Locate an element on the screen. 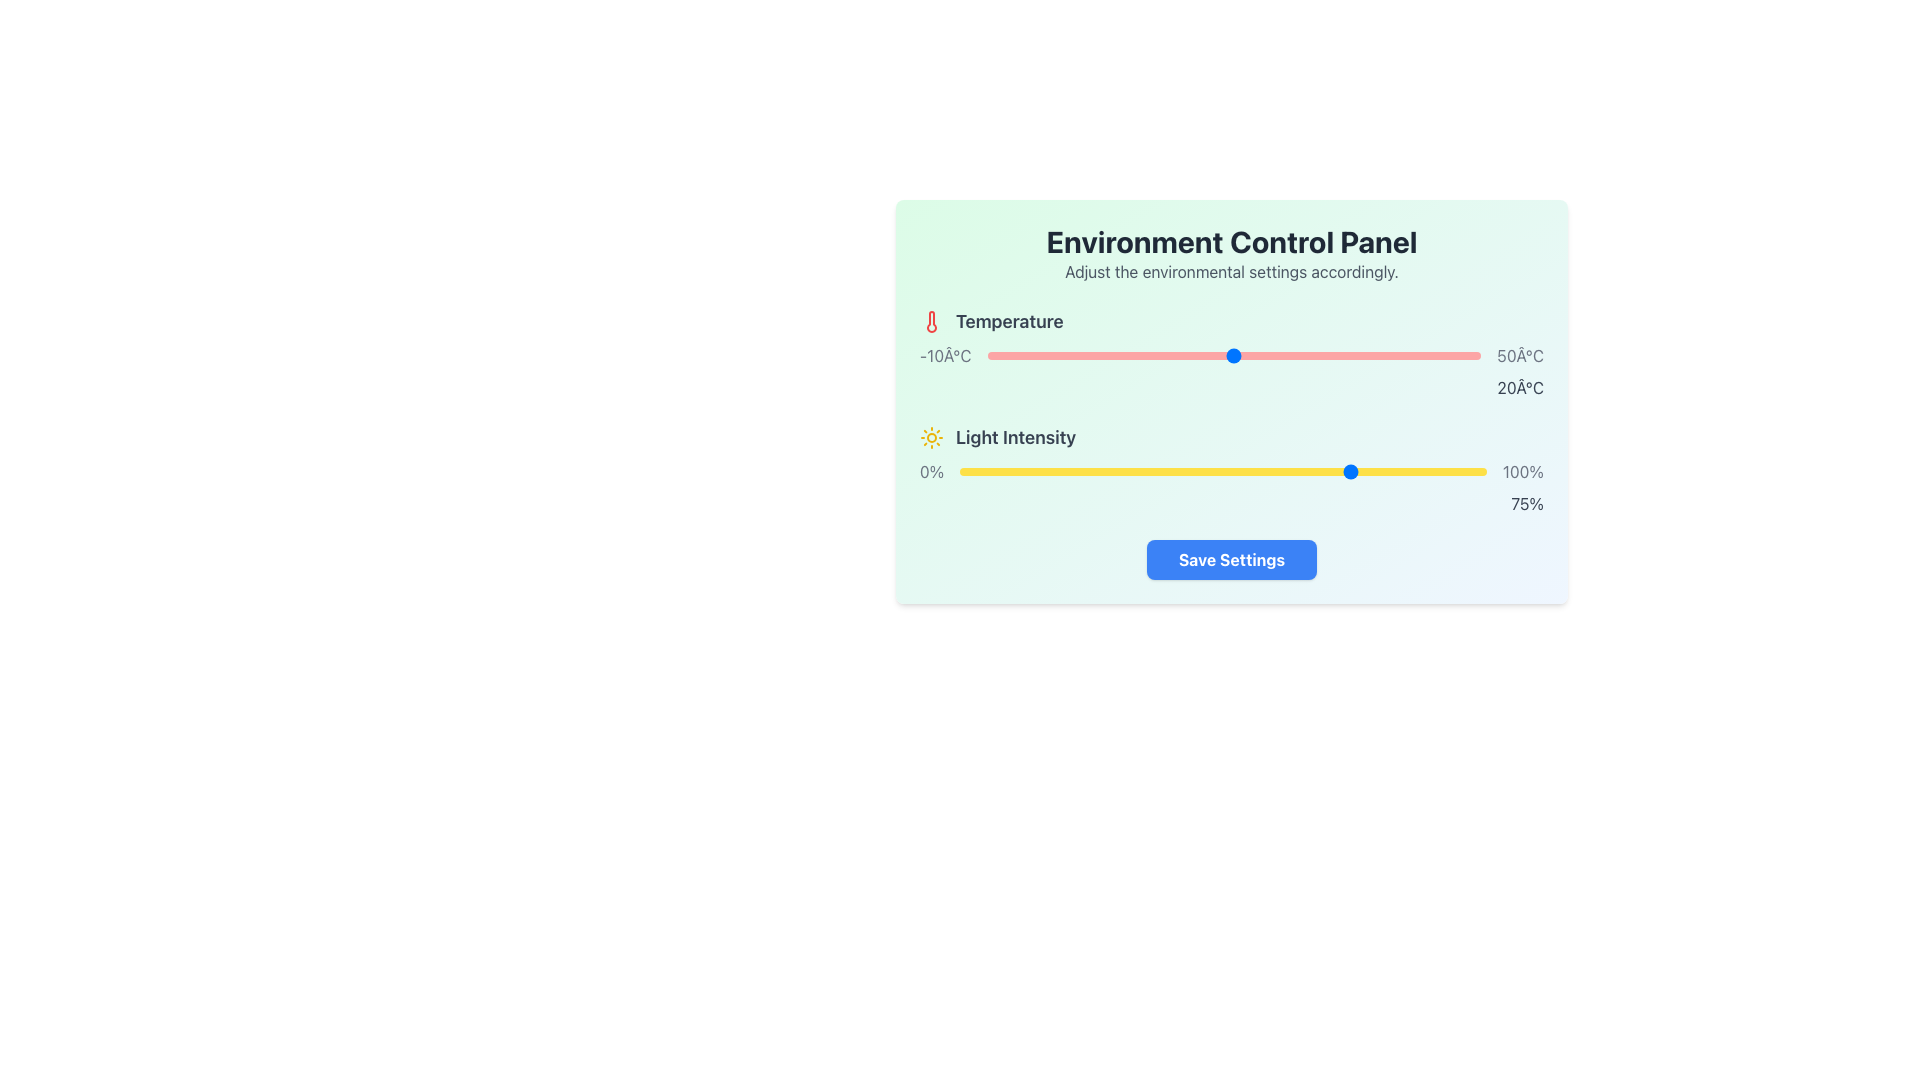 The image size is (1920, 1080). the temperature slider is located at coordinates (1389, 354).